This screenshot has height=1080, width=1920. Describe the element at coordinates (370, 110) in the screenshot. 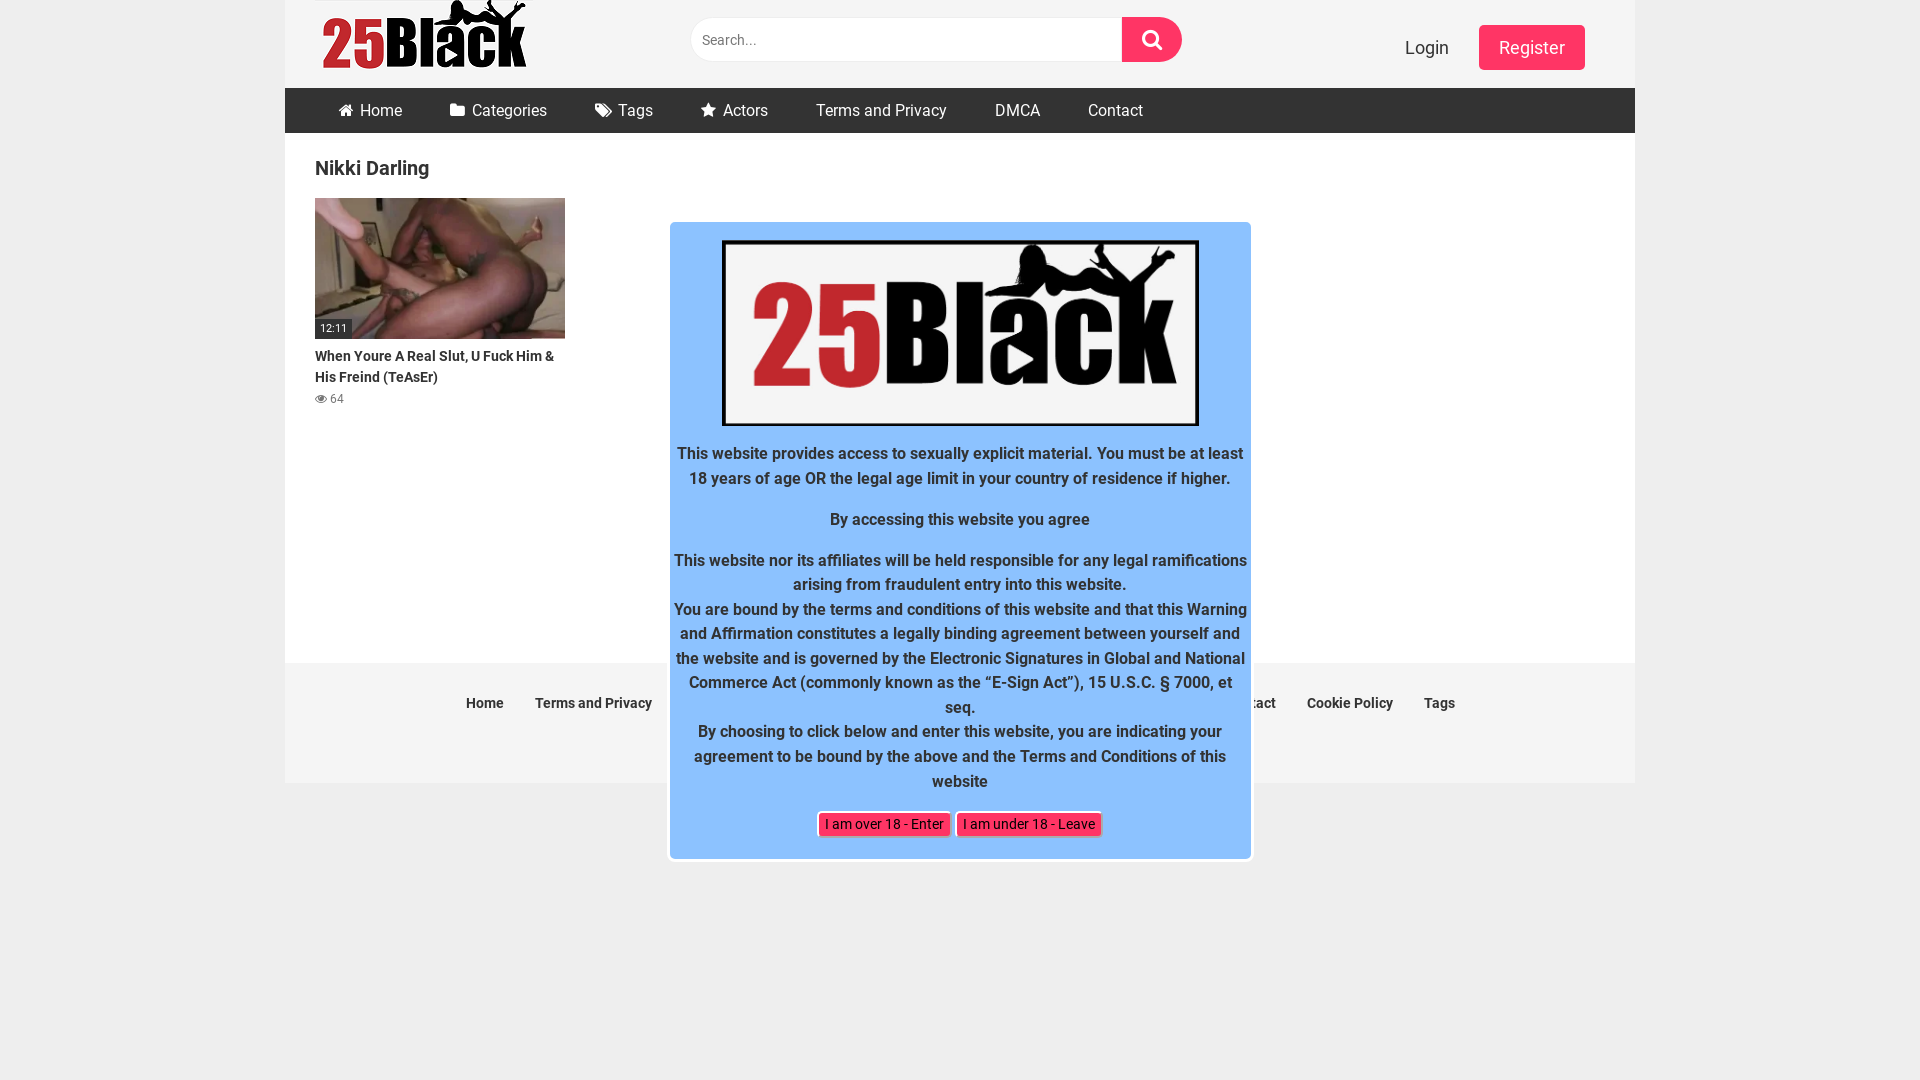

I see `'Home'` at that location.